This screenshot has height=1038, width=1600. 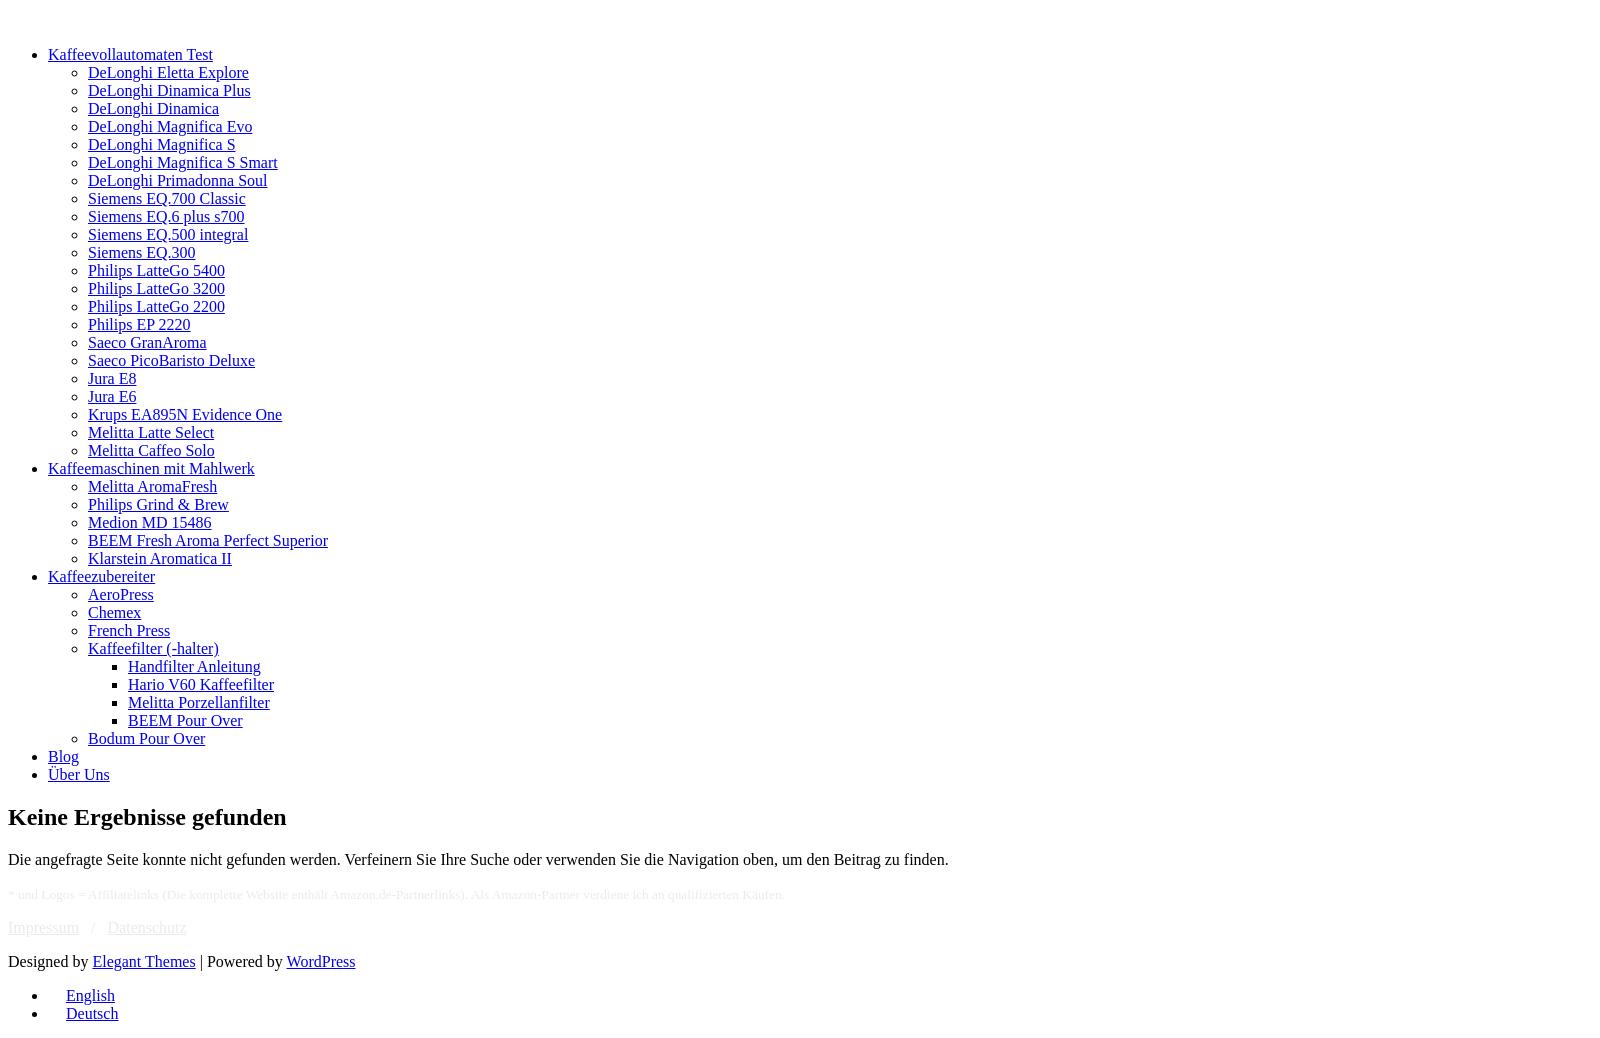 I want to click on 'Bodum Pour Over', so click(x=145, y=737).